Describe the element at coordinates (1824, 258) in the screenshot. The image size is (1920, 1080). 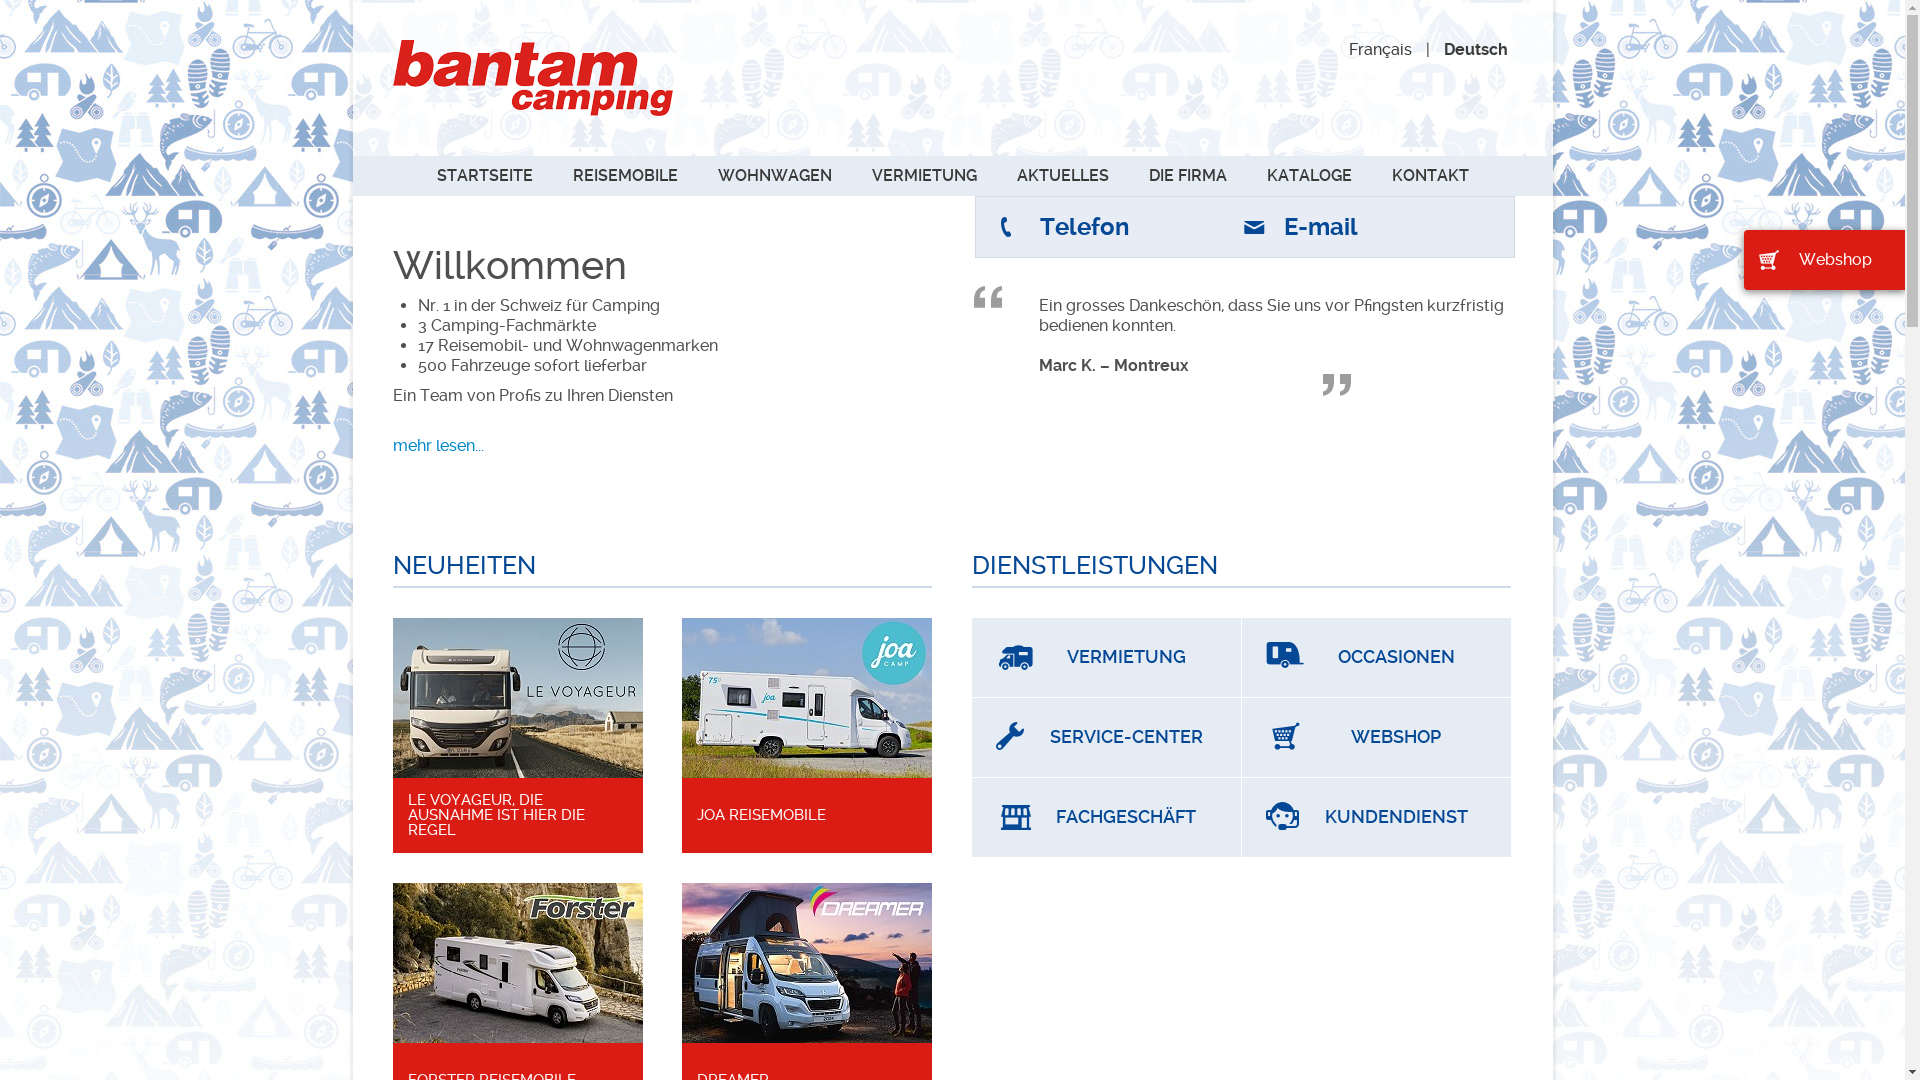
I see `'Webshop'` at that location.